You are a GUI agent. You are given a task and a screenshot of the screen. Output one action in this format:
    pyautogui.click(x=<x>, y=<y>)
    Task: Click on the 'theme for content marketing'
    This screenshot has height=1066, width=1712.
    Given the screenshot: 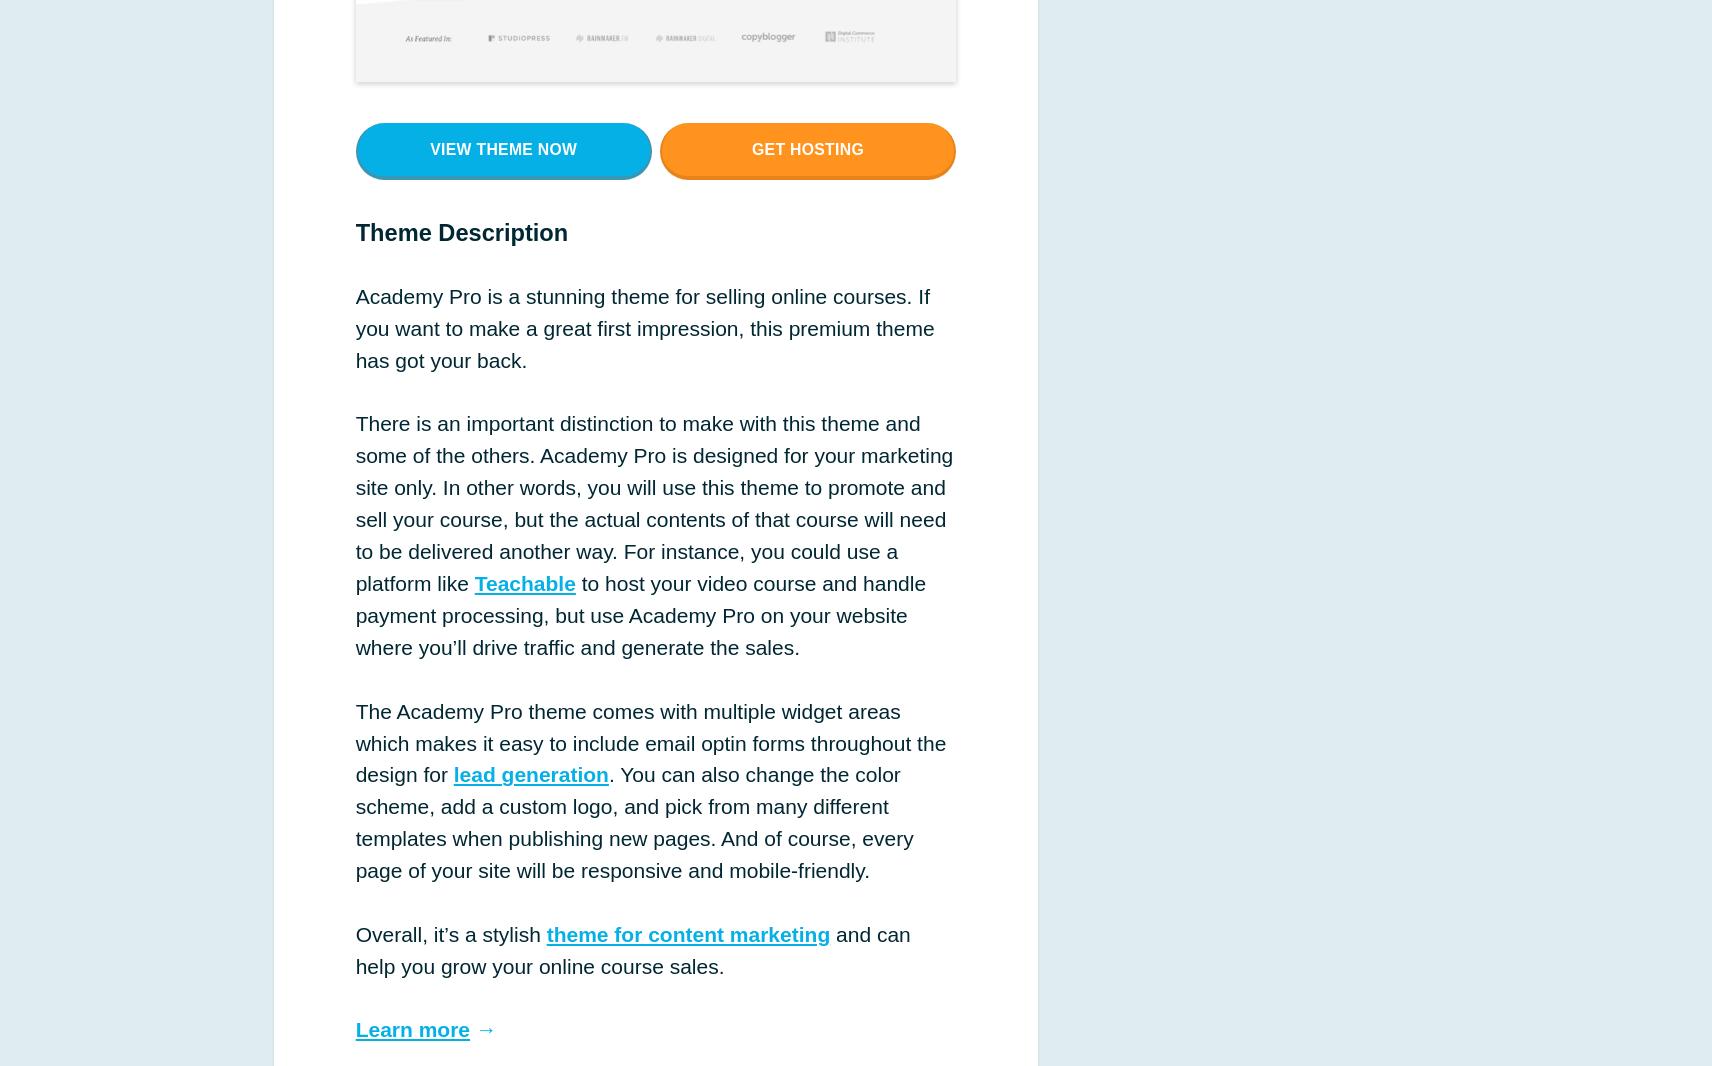 What is the action you would take?
    pyautogui.click(x=688, y=933)
    